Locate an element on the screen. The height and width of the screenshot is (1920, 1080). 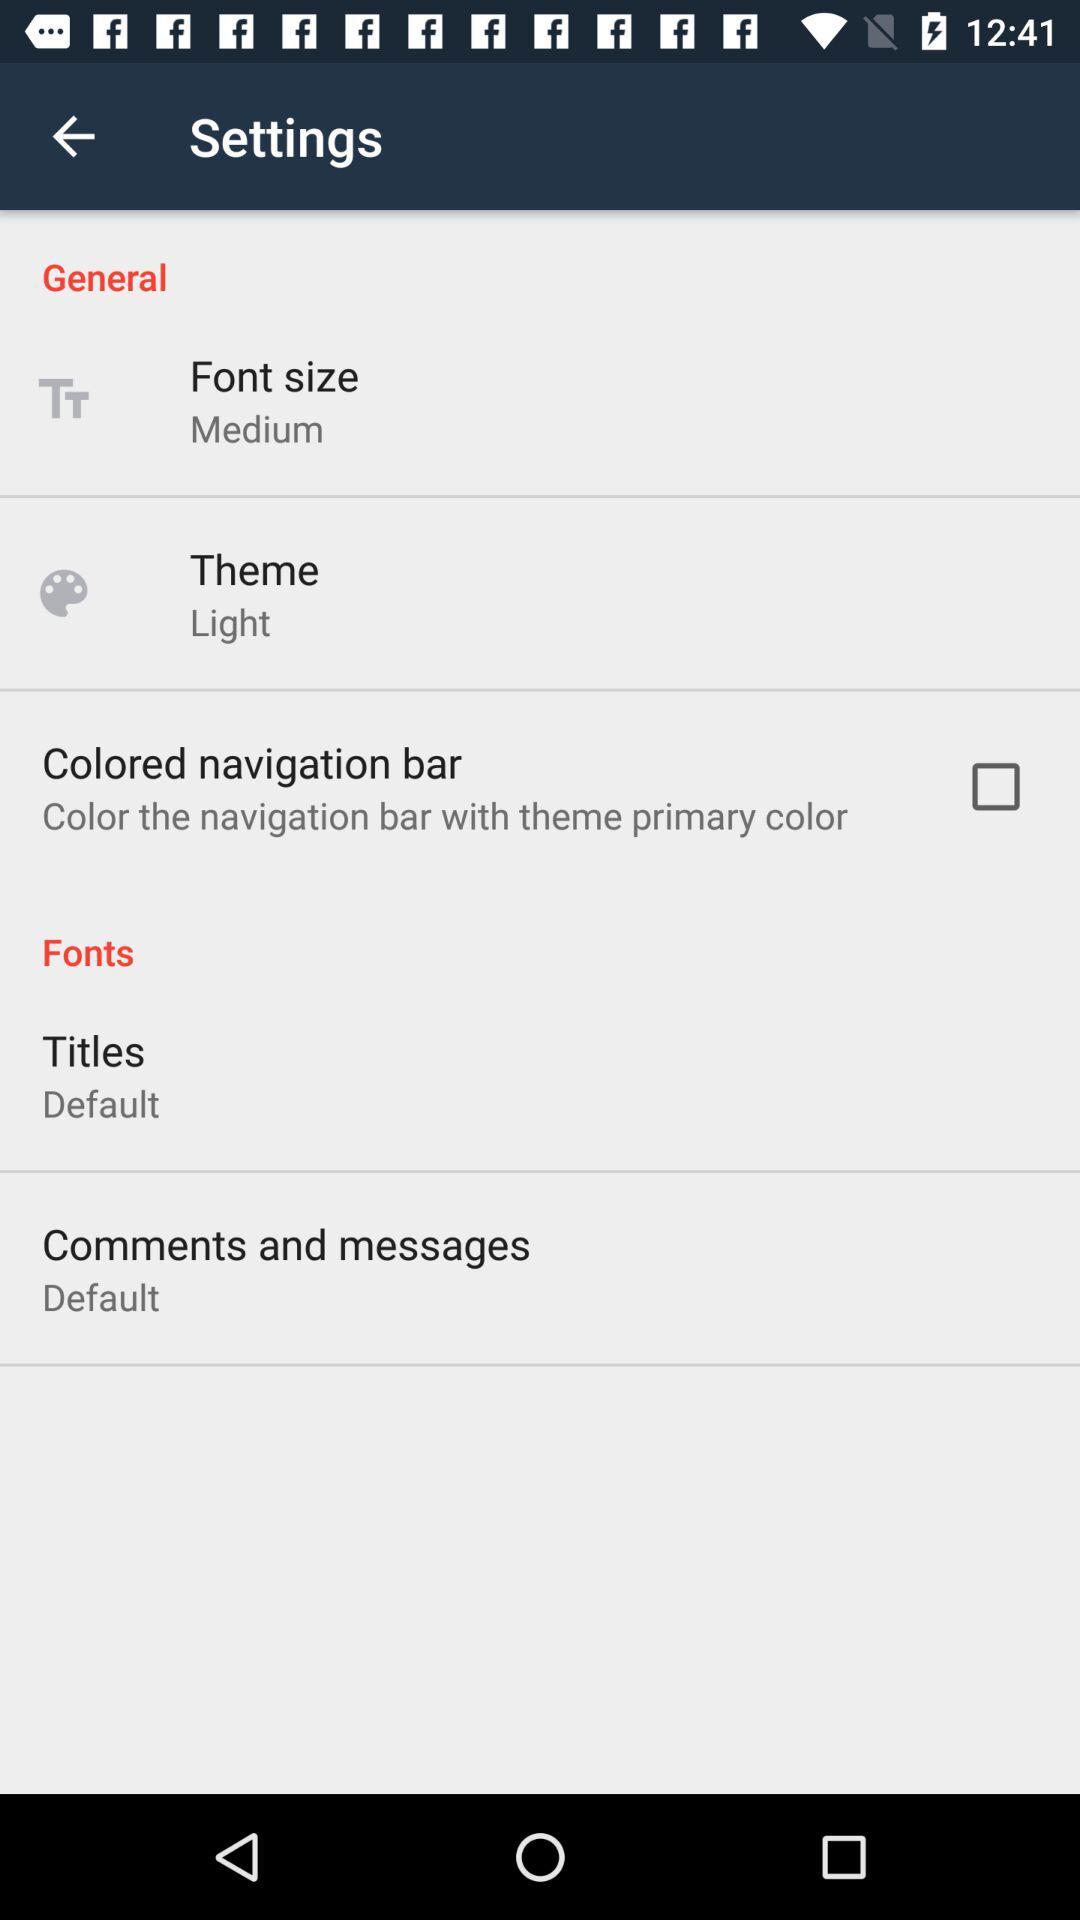
icon above the general icon is located at coordinates (72, 135).